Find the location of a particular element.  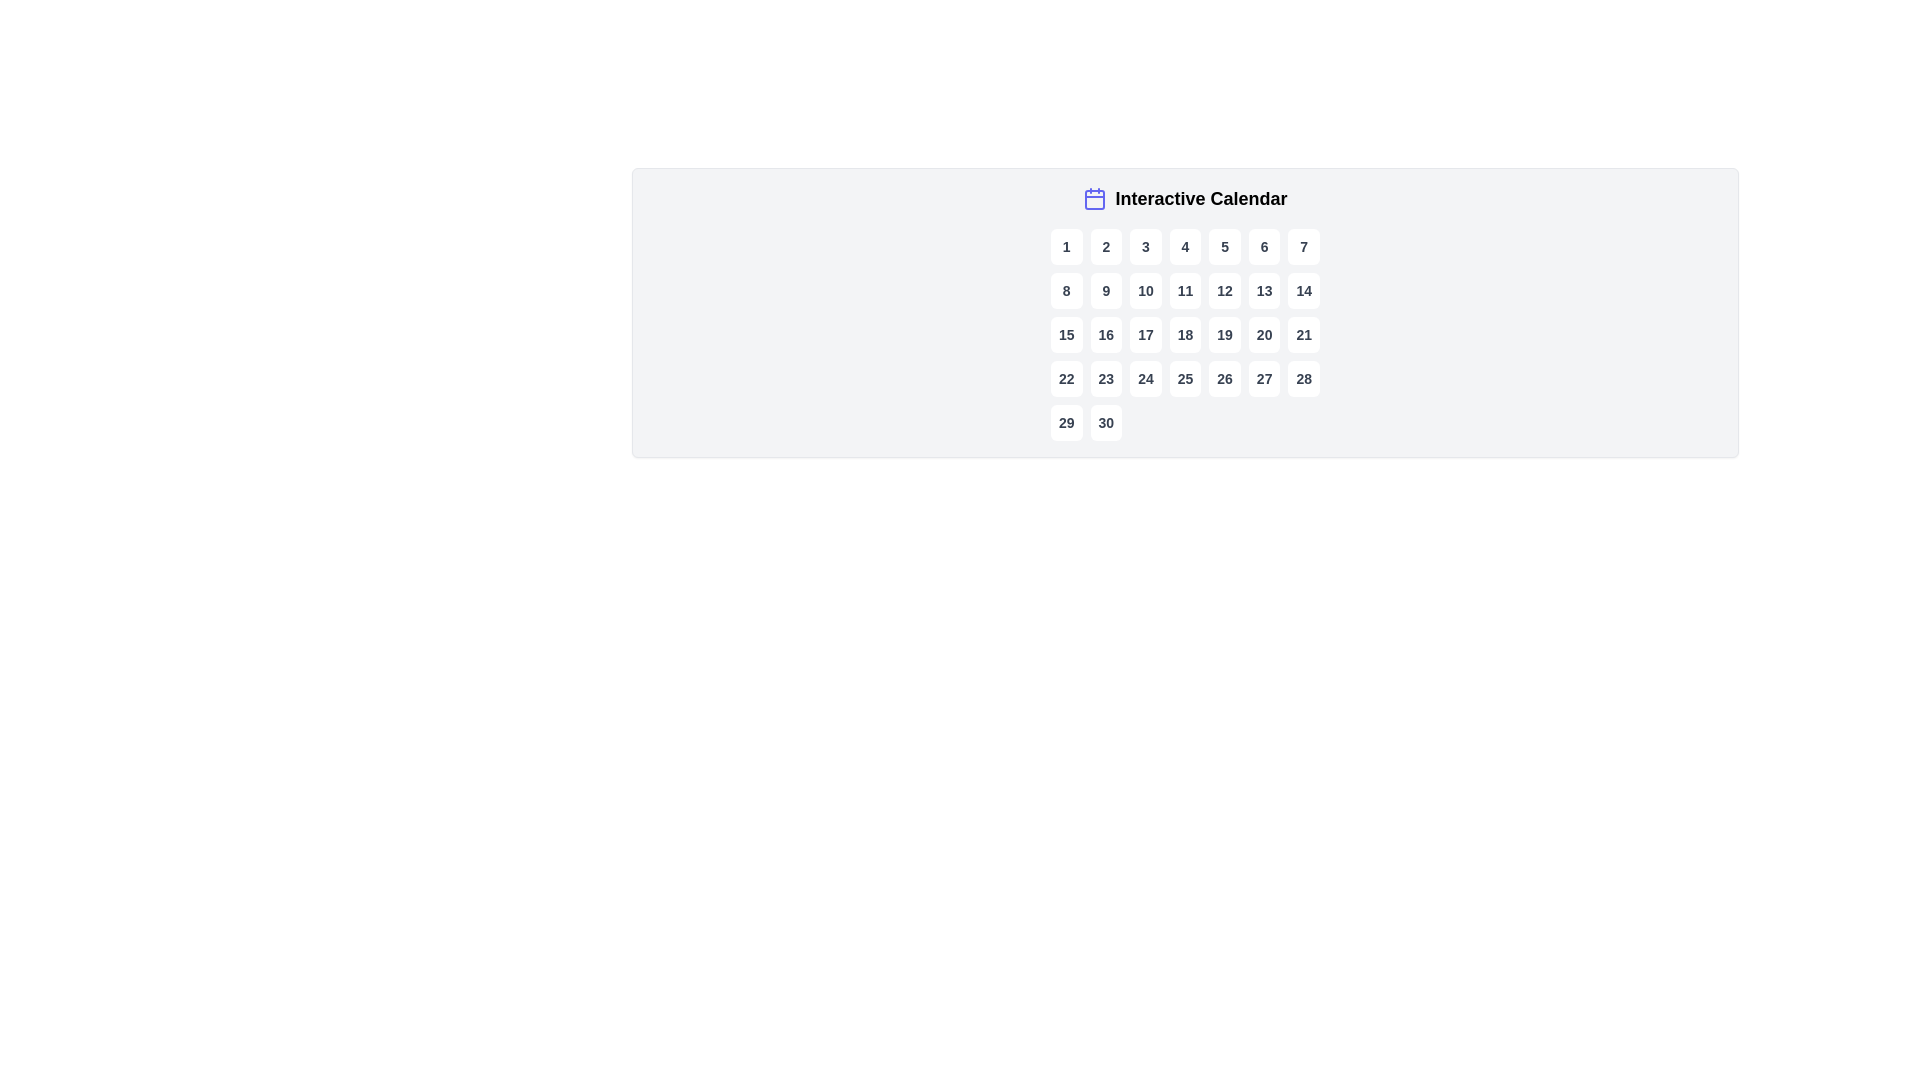

the text label that serves as a title for the interactive calendar feature, located at the top right of the calendar icon is located at coordinates (1200, 199).